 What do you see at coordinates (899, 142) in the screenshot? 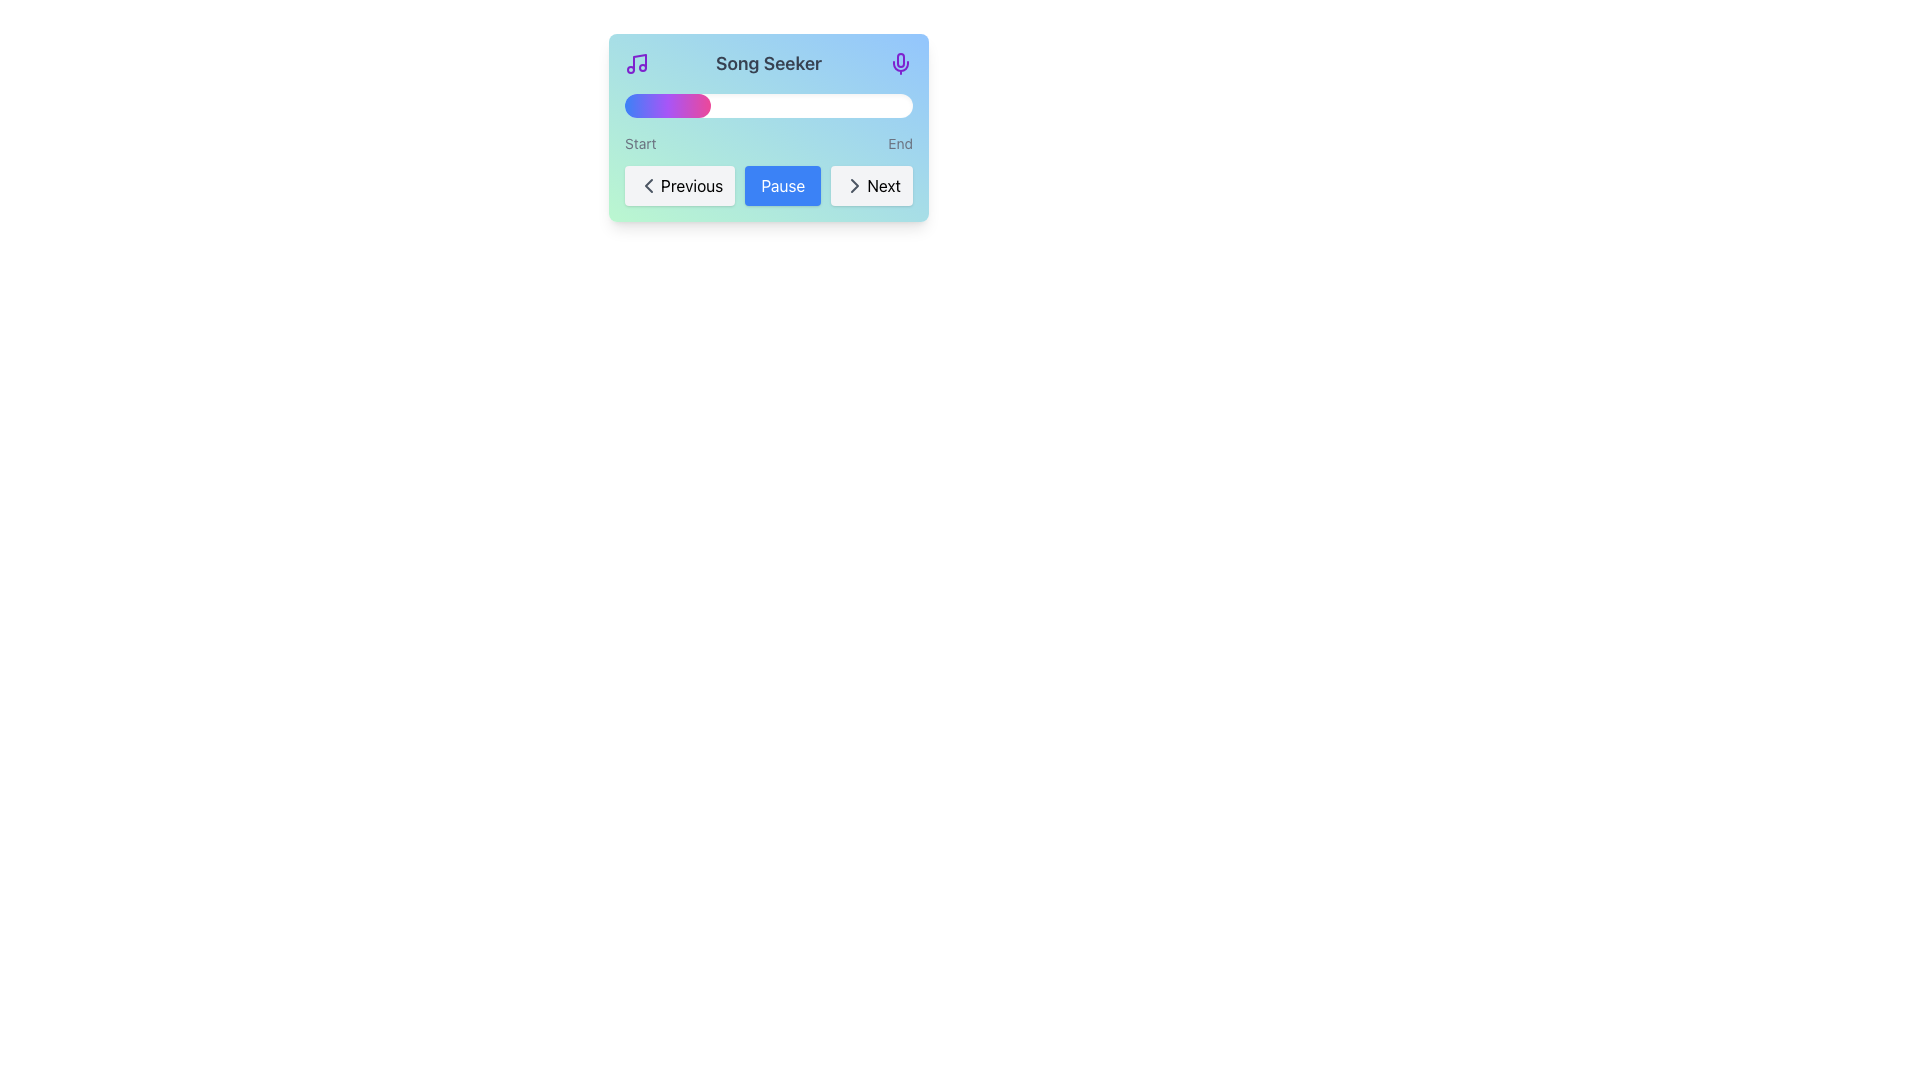
I see `the 'End' text label, which displays 'End' in light gray and is positioned to the right of the 'Start' label` at bounding box center [899, 142].